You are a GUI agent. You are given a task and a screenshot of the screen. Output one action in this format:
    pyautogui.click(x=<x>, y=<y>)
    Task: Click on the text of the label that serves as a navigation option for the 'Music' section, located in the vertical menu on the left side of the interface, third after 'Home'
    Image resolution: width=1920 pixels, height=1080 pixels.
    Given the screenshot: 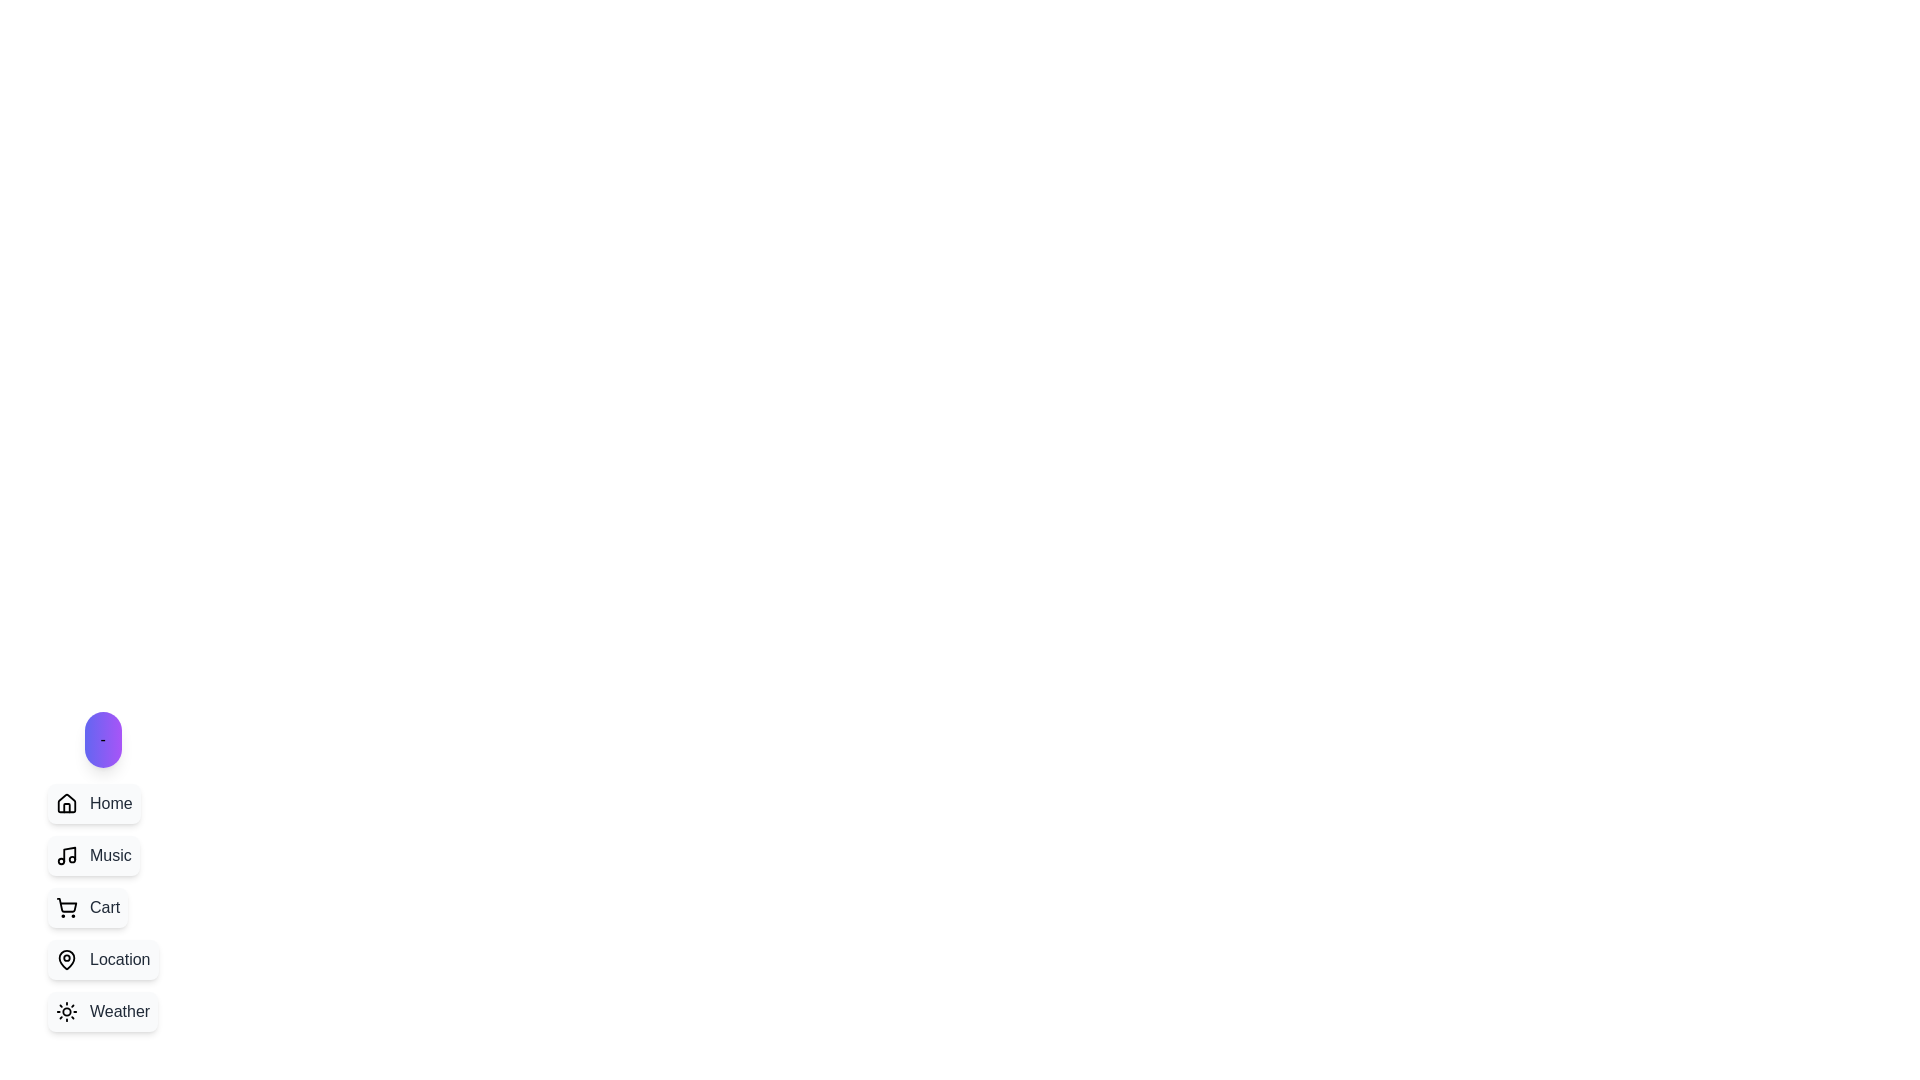 What is the action you would take?
    pyautogui.click(x=109, y=855)
    